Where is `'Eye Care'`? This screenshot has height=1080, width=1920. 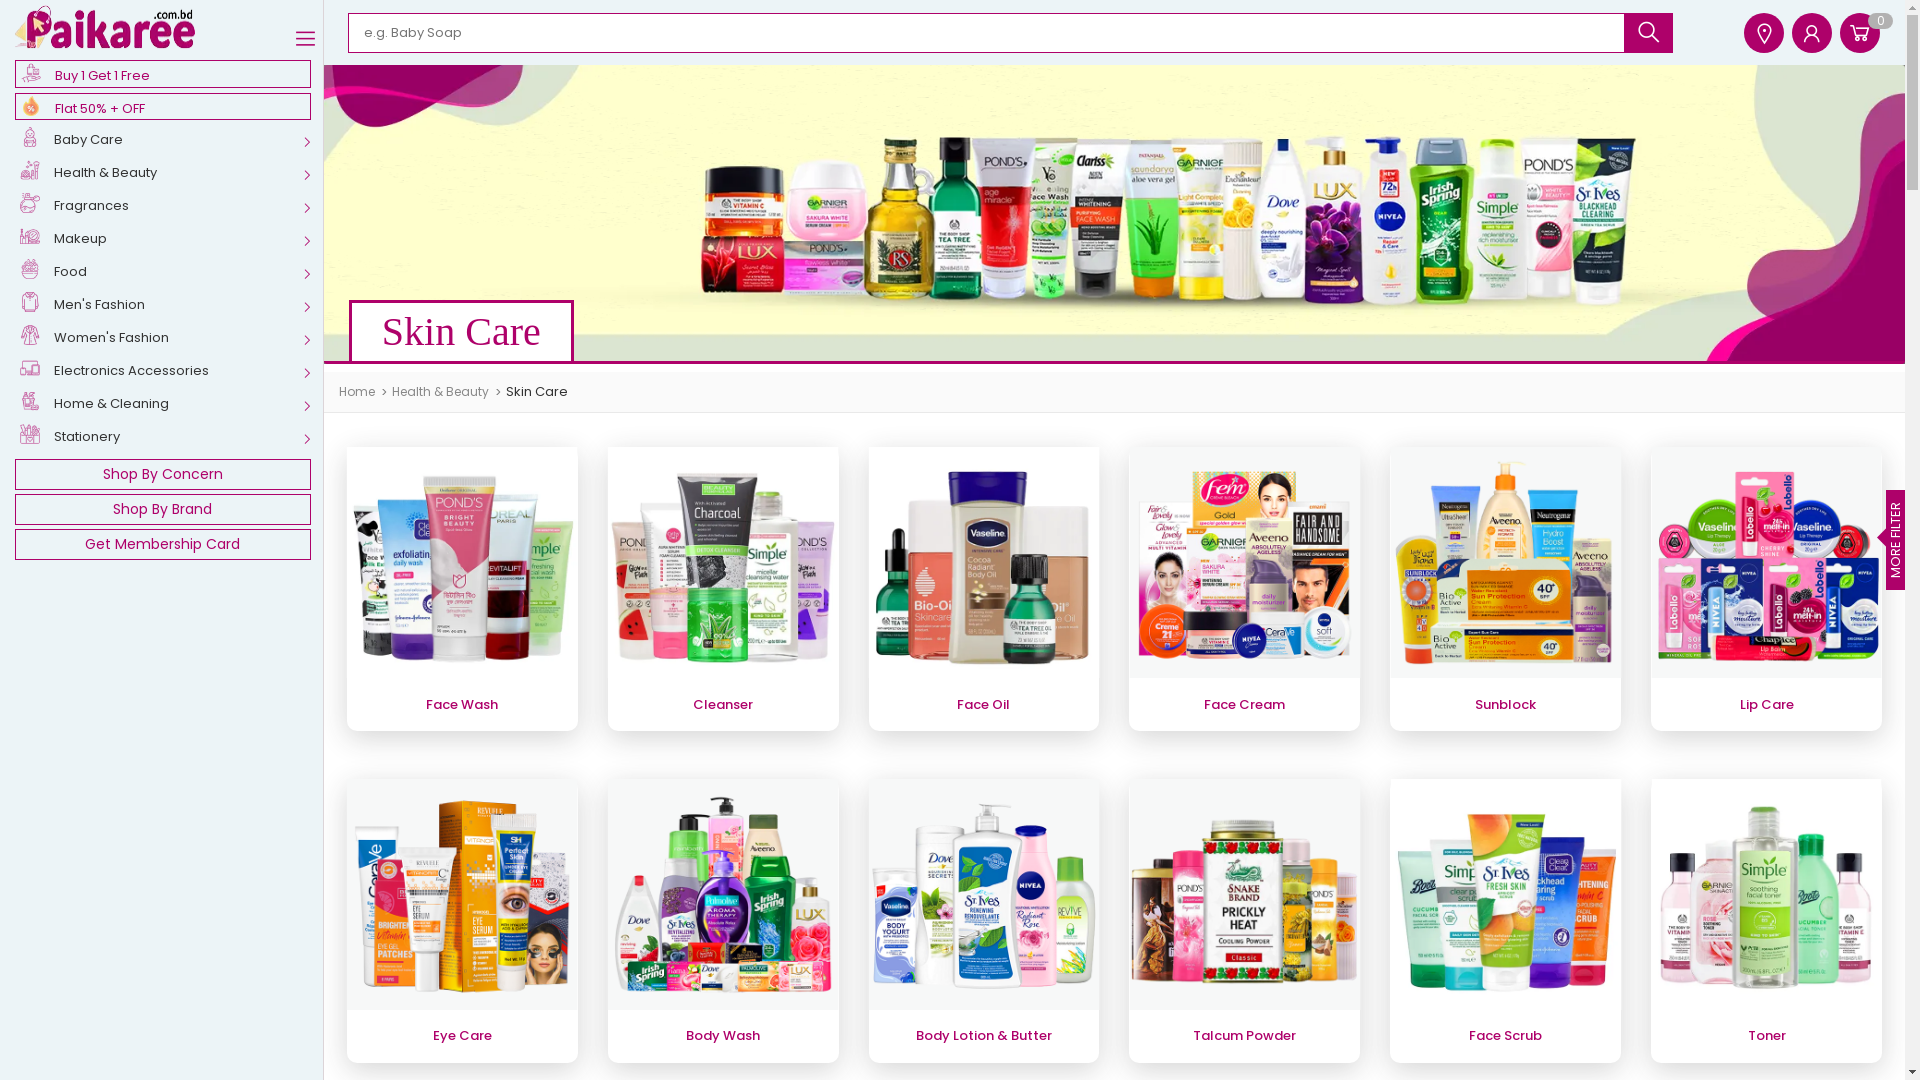
'Eye Care' is located at coordinates (461, 921).